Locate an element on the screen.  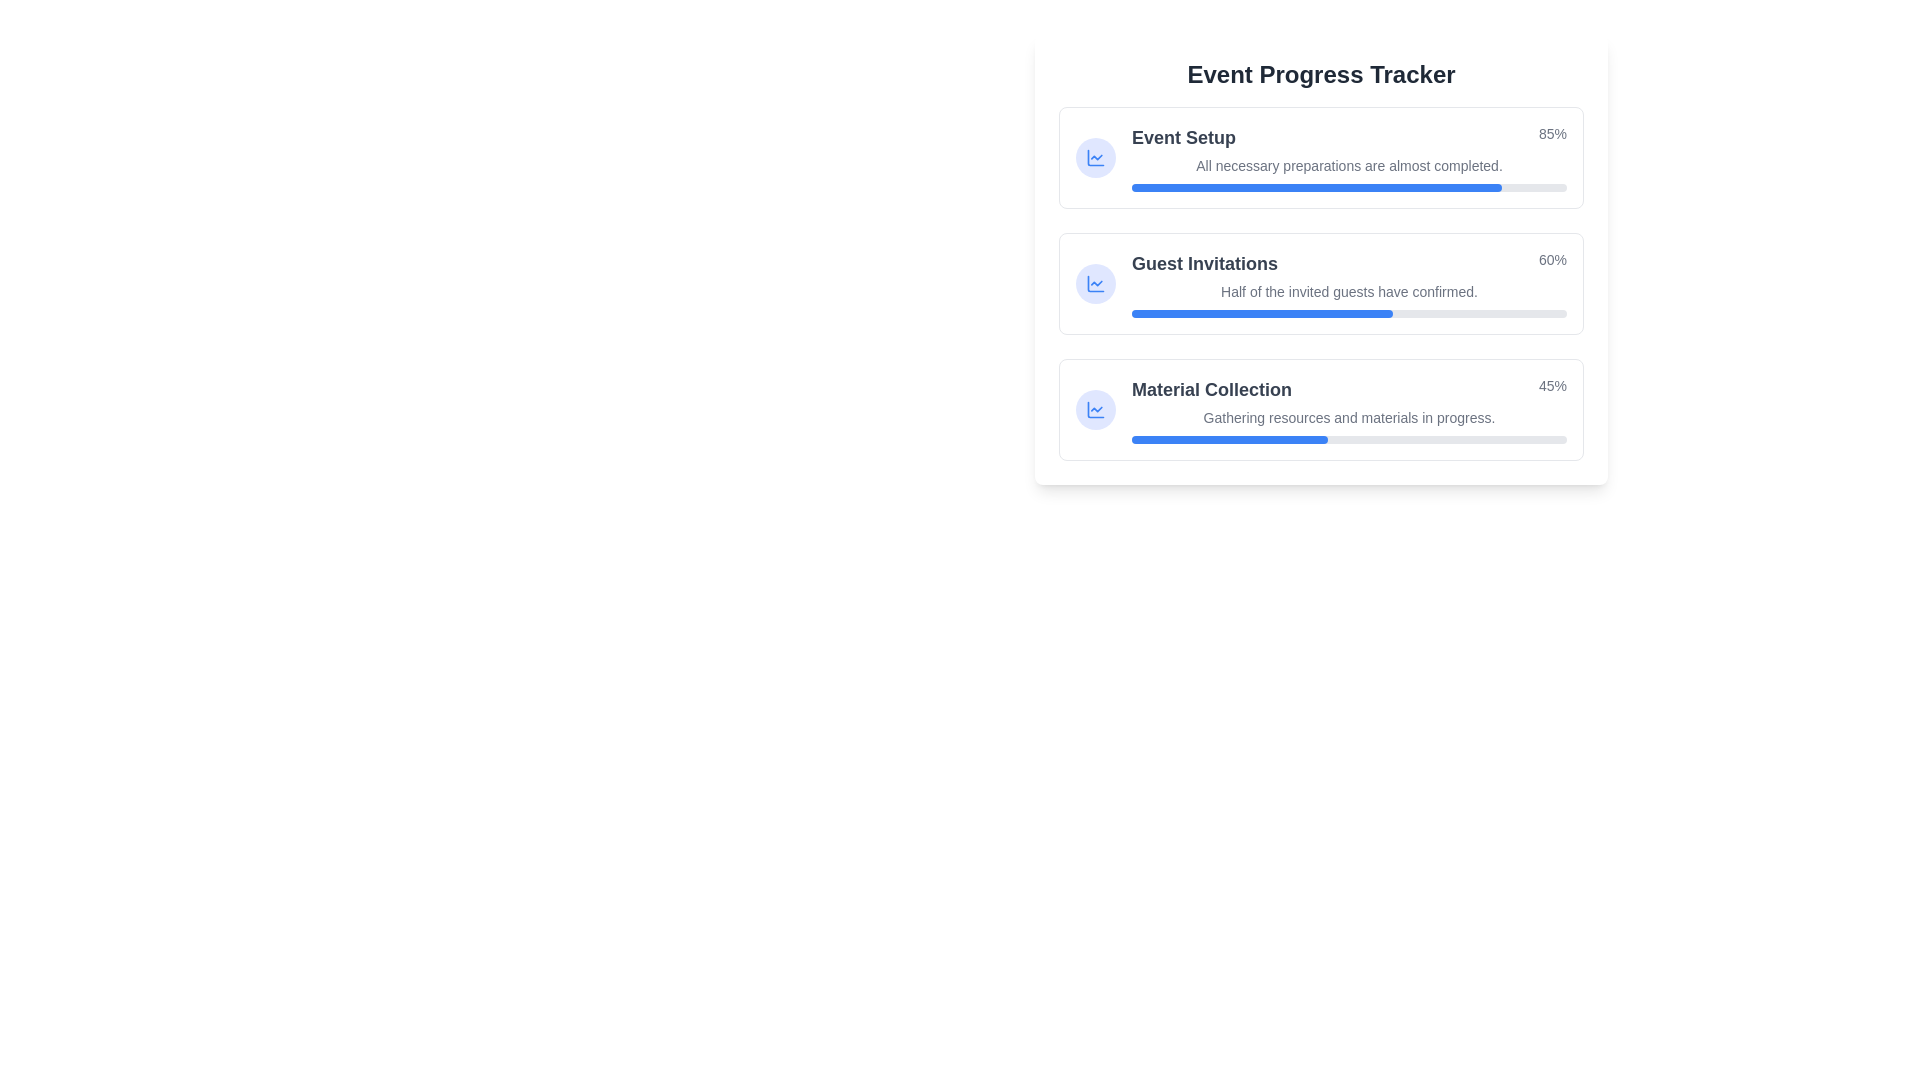
the Text Label that conveys a status update about the invitation progress in the 'Guest Invitations' section of the 'Event Progress Tracker' interface is located at coordinates (1349, 292).